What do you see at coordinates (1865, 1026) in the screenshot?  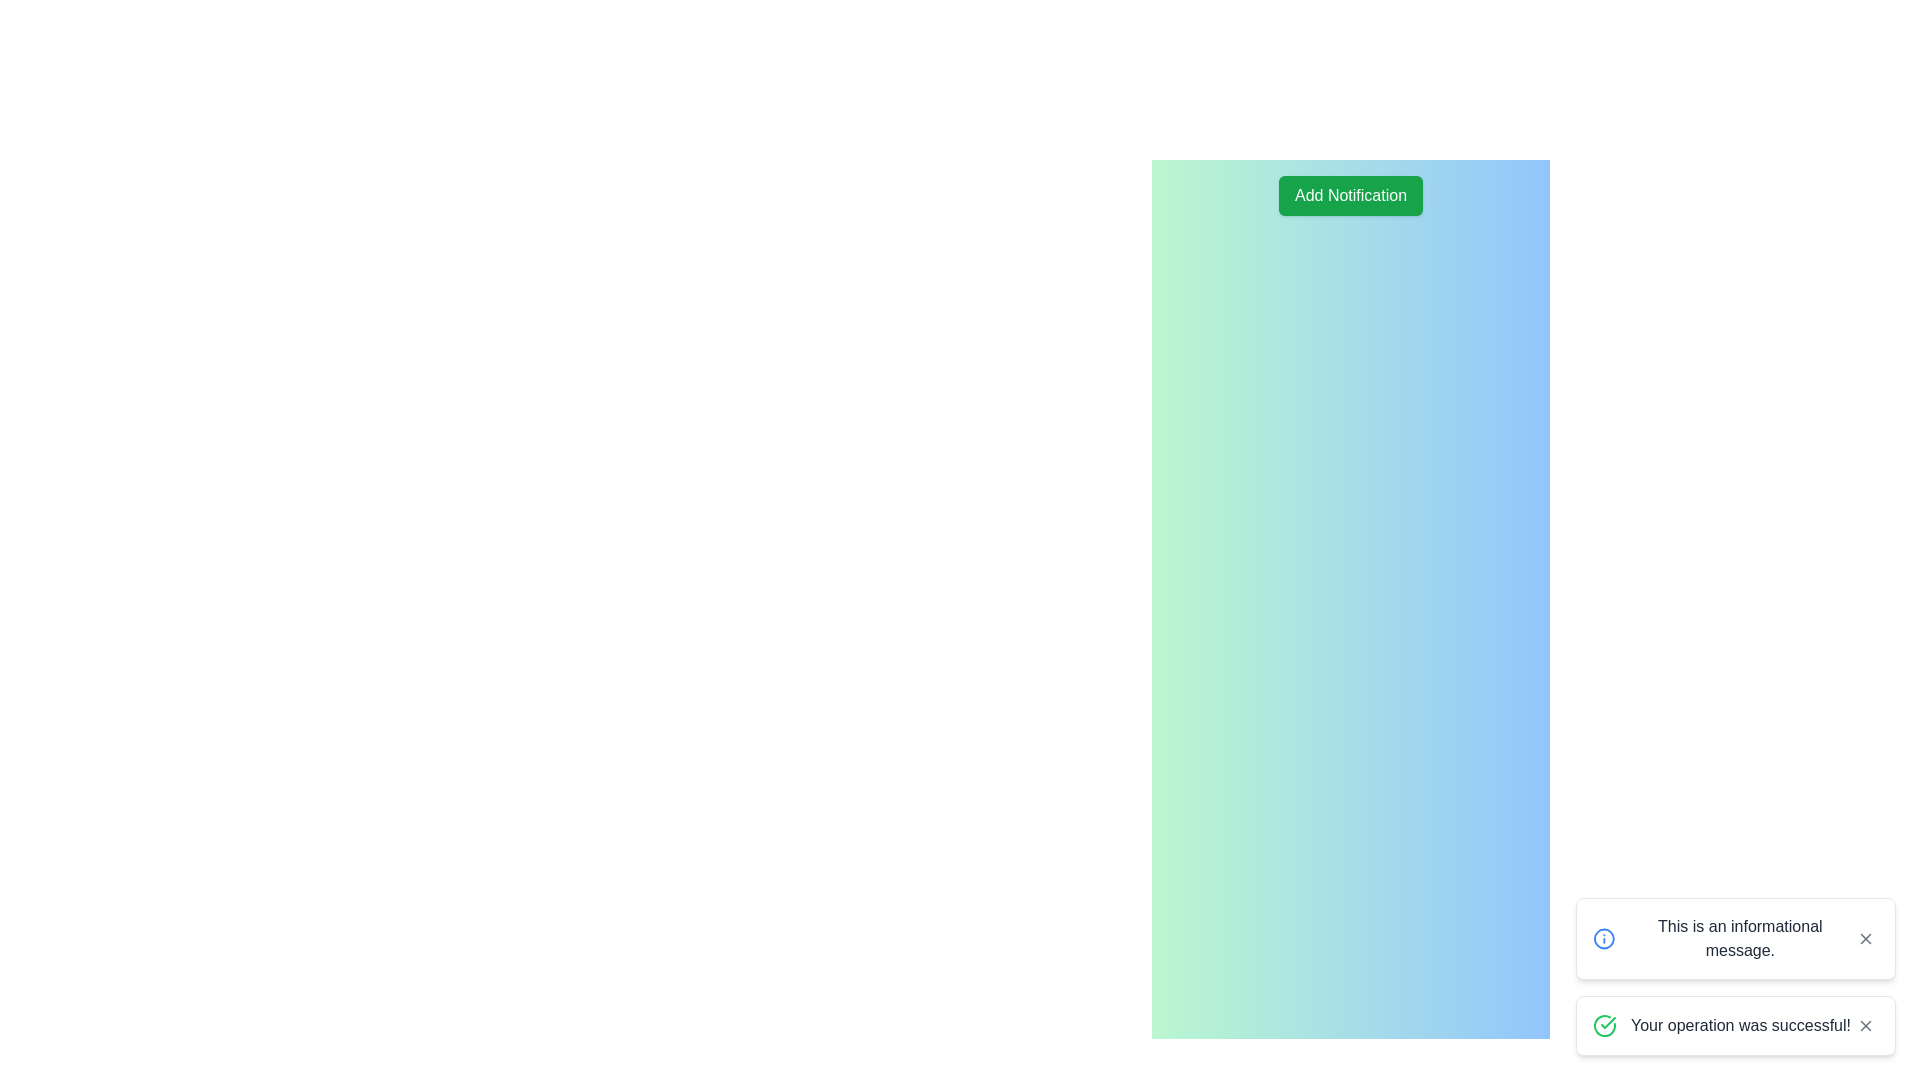 I see `the small gray button with an 'X' icon in the top-right corner of the notification box` at bounding box center [1865, 1026].